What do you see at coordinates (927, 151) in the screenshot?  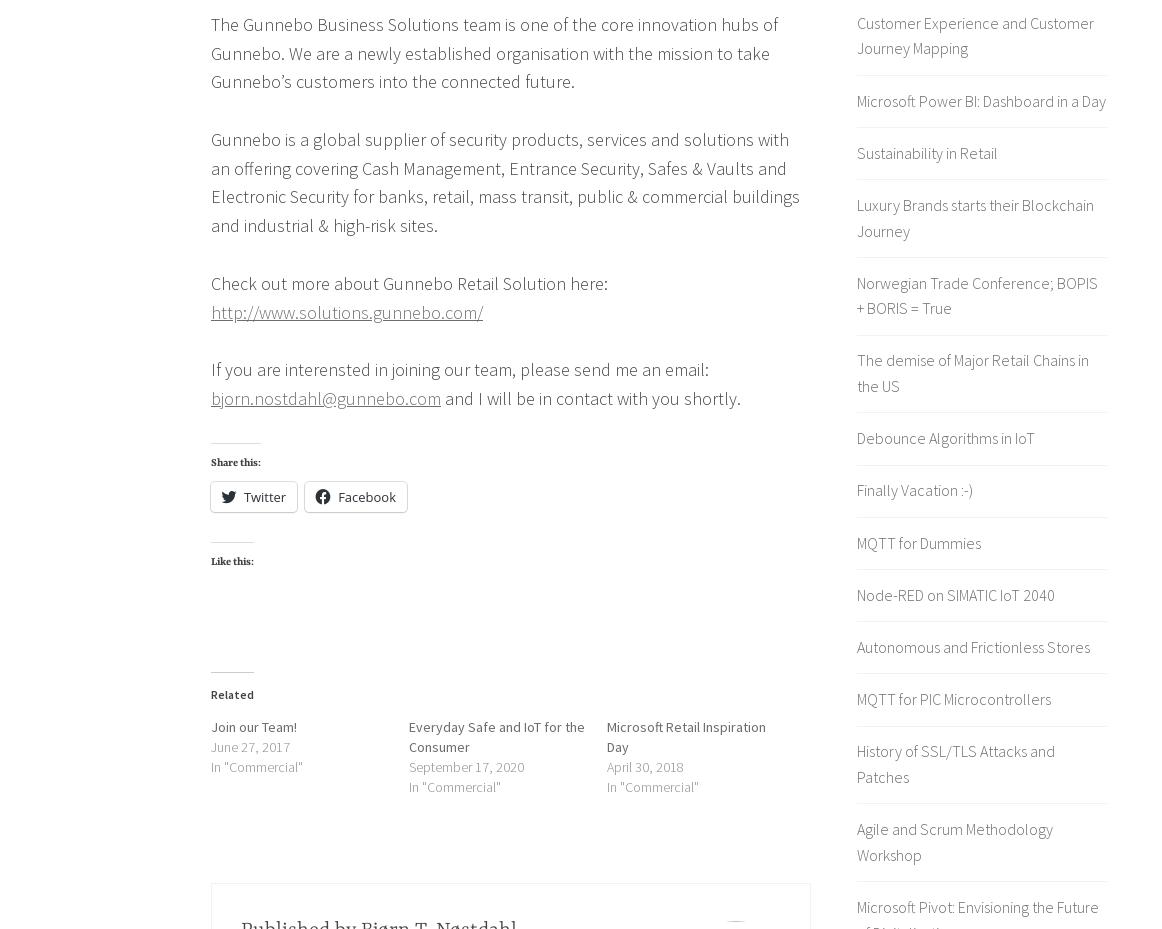 I see `'Sustainability in Retail'` at bounding box center [927, 151].